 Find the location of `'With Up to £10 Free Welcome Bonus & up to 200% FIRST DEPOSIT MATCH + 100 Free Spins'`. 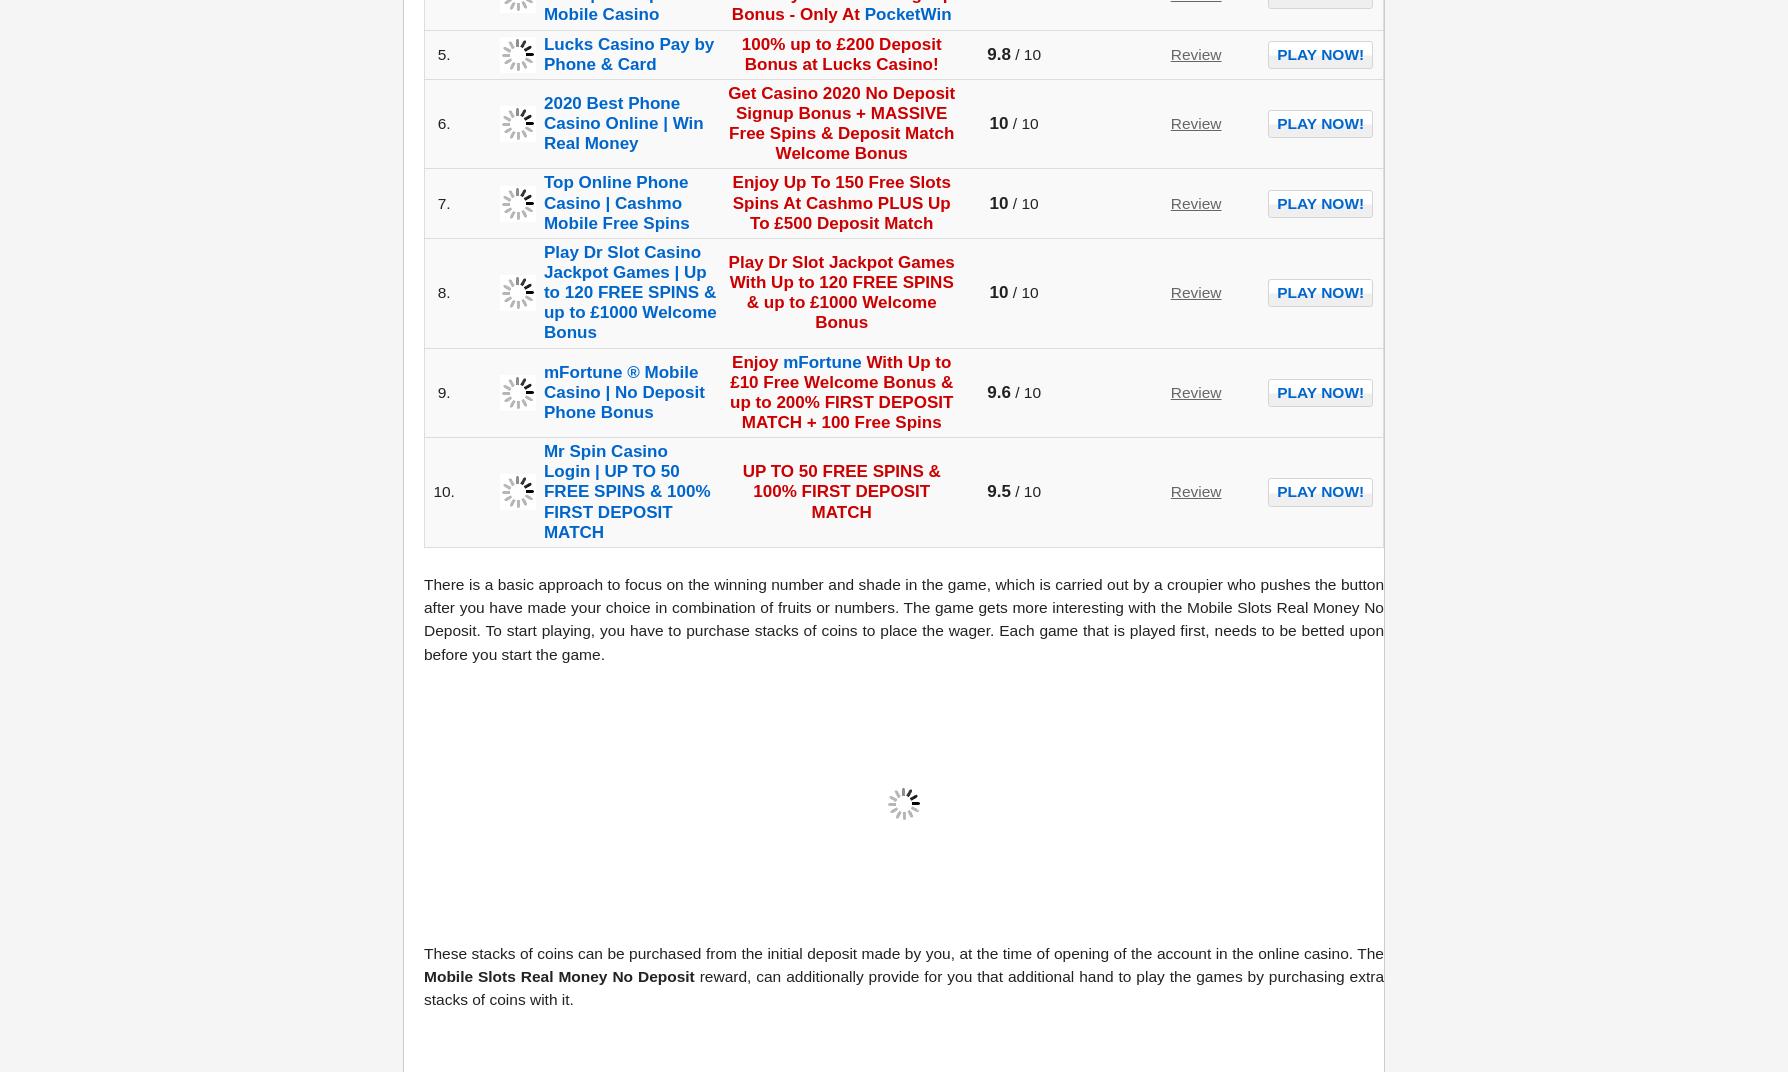

'With Up to £10 Free Welcome Bonus & up to 200% FIRST DEPOSIT MATCH + 100 Free Spins' is located at coordinates (840, 391).